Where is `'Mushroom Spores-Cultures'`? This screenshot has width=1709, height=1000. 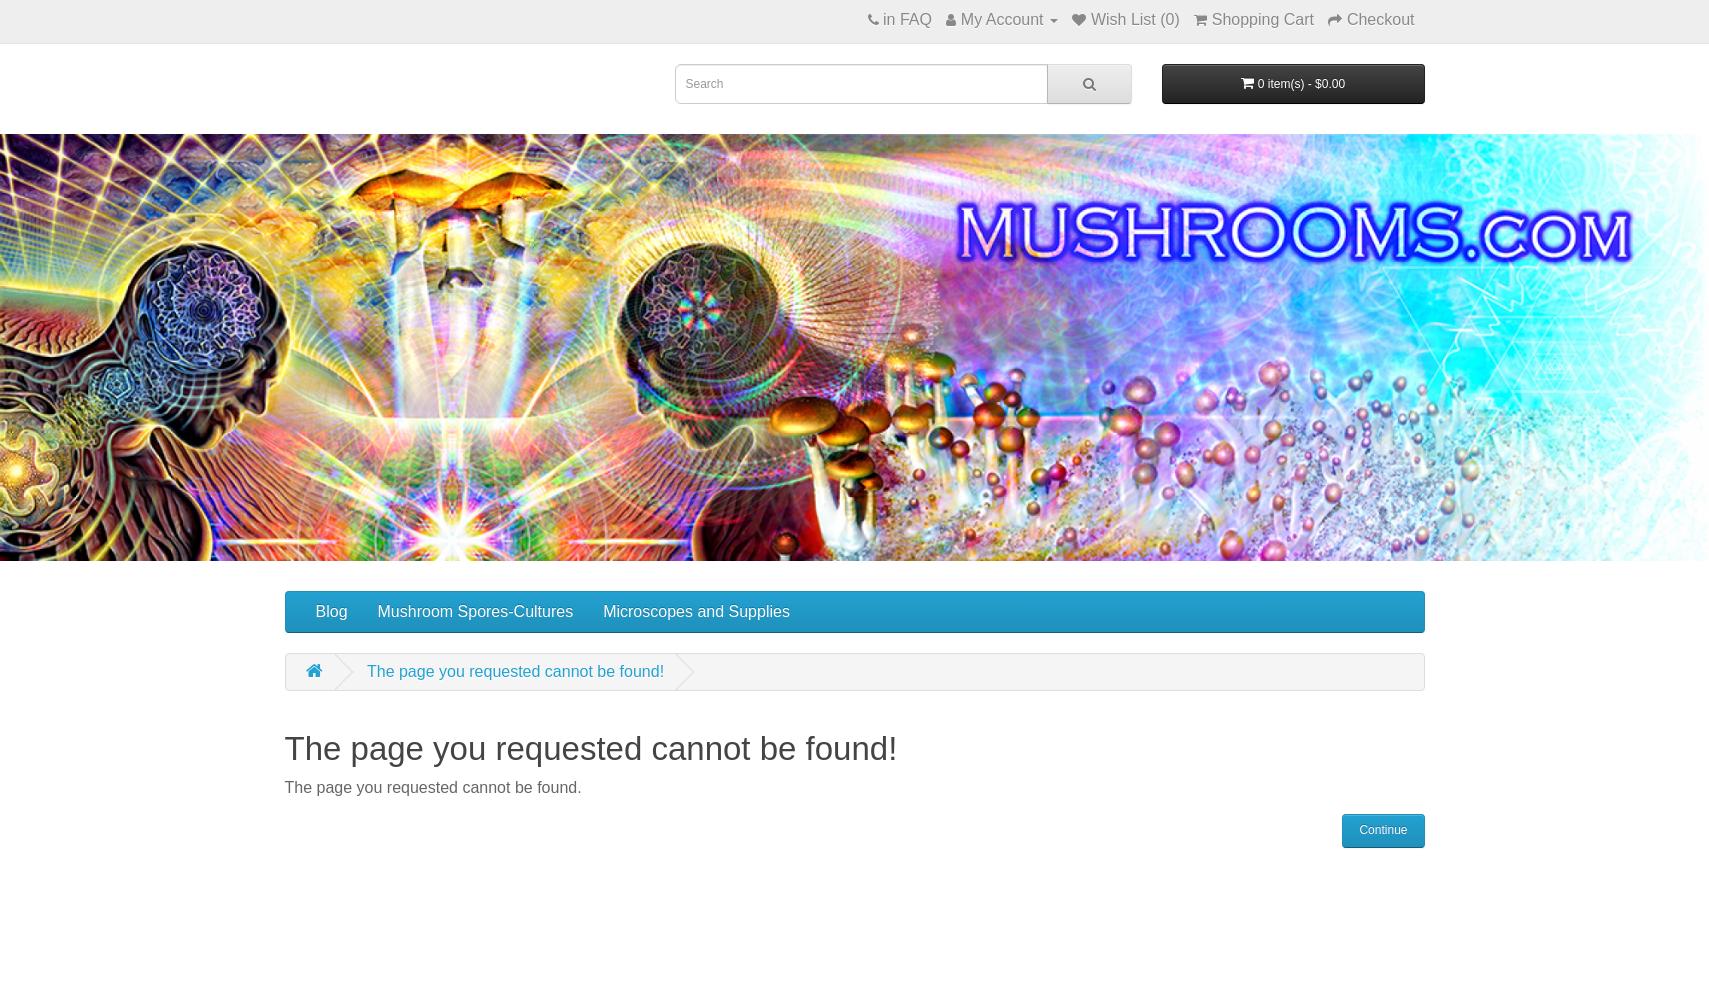 'Mushroom Spores-Cultures' is located at coordinates (473, 610).